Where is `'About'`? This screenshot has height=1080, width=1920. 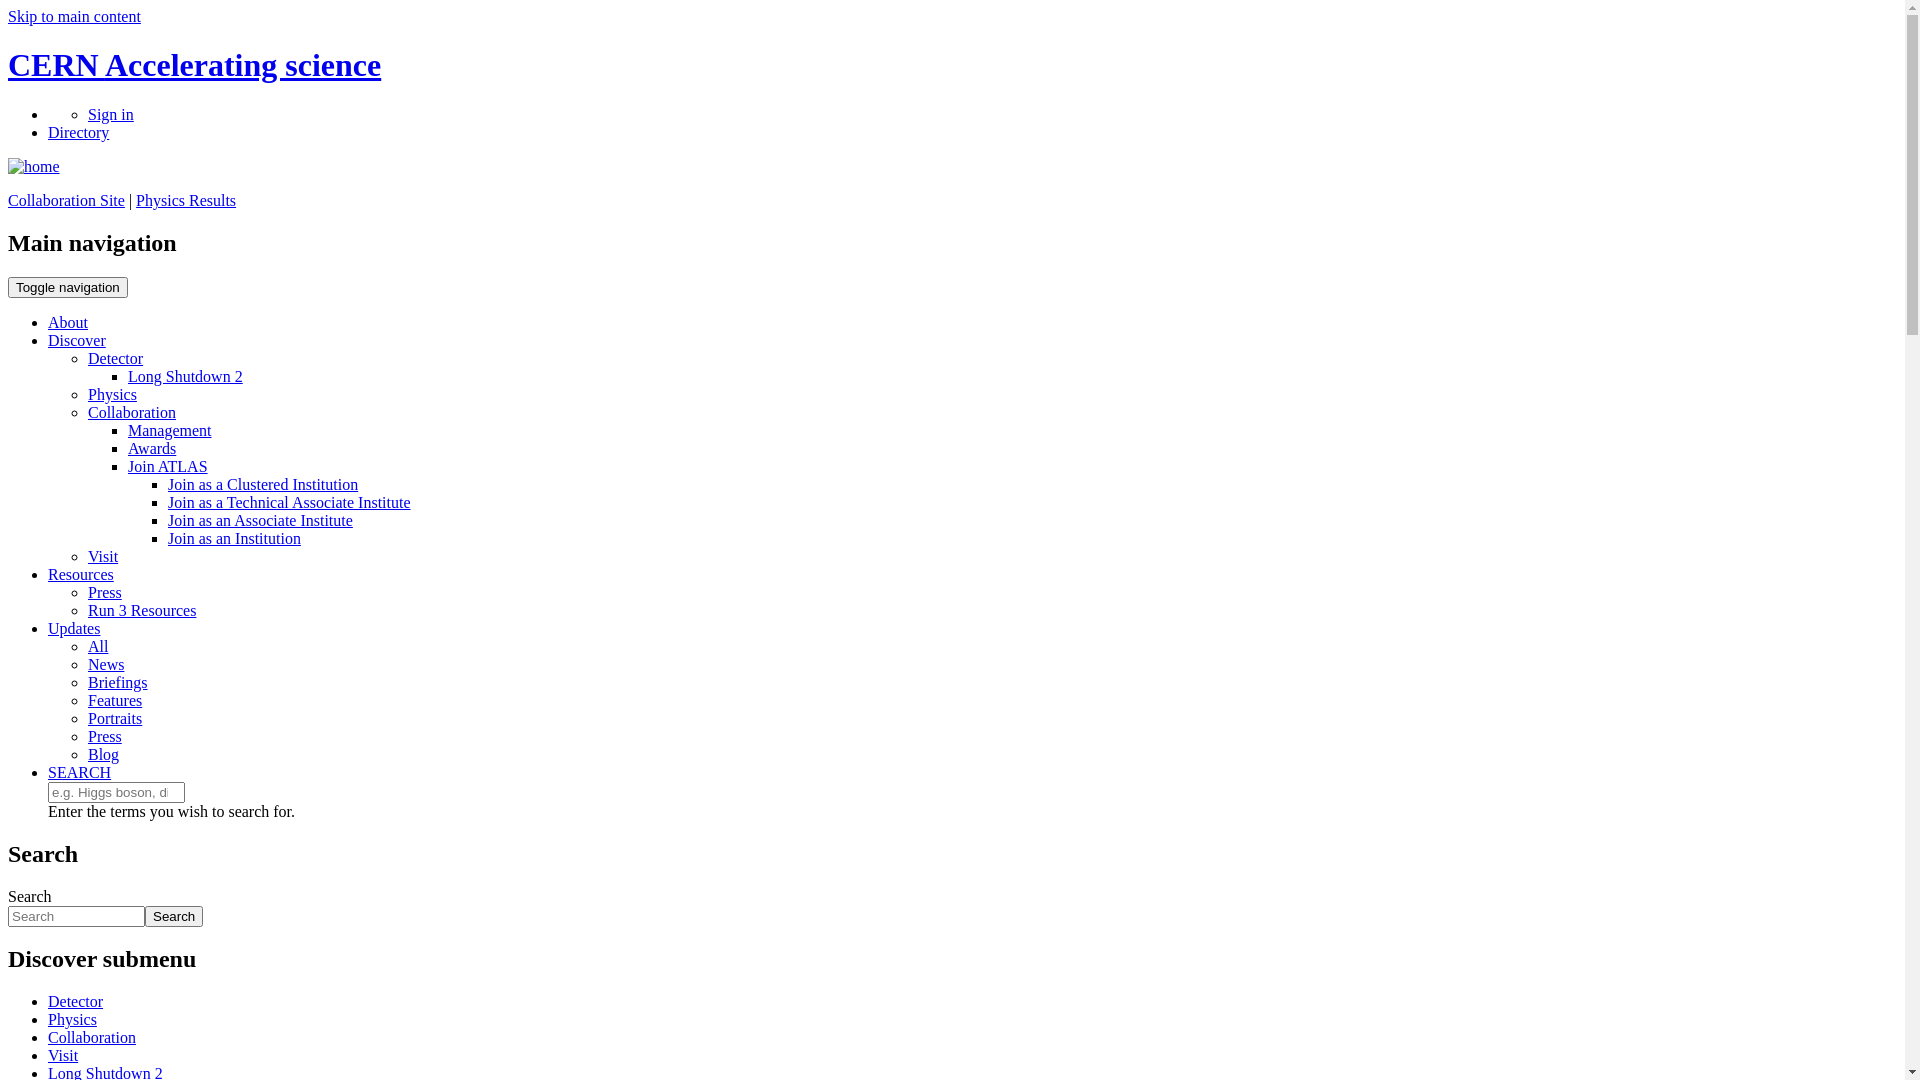
'About' is located at coordinates (67, 321).